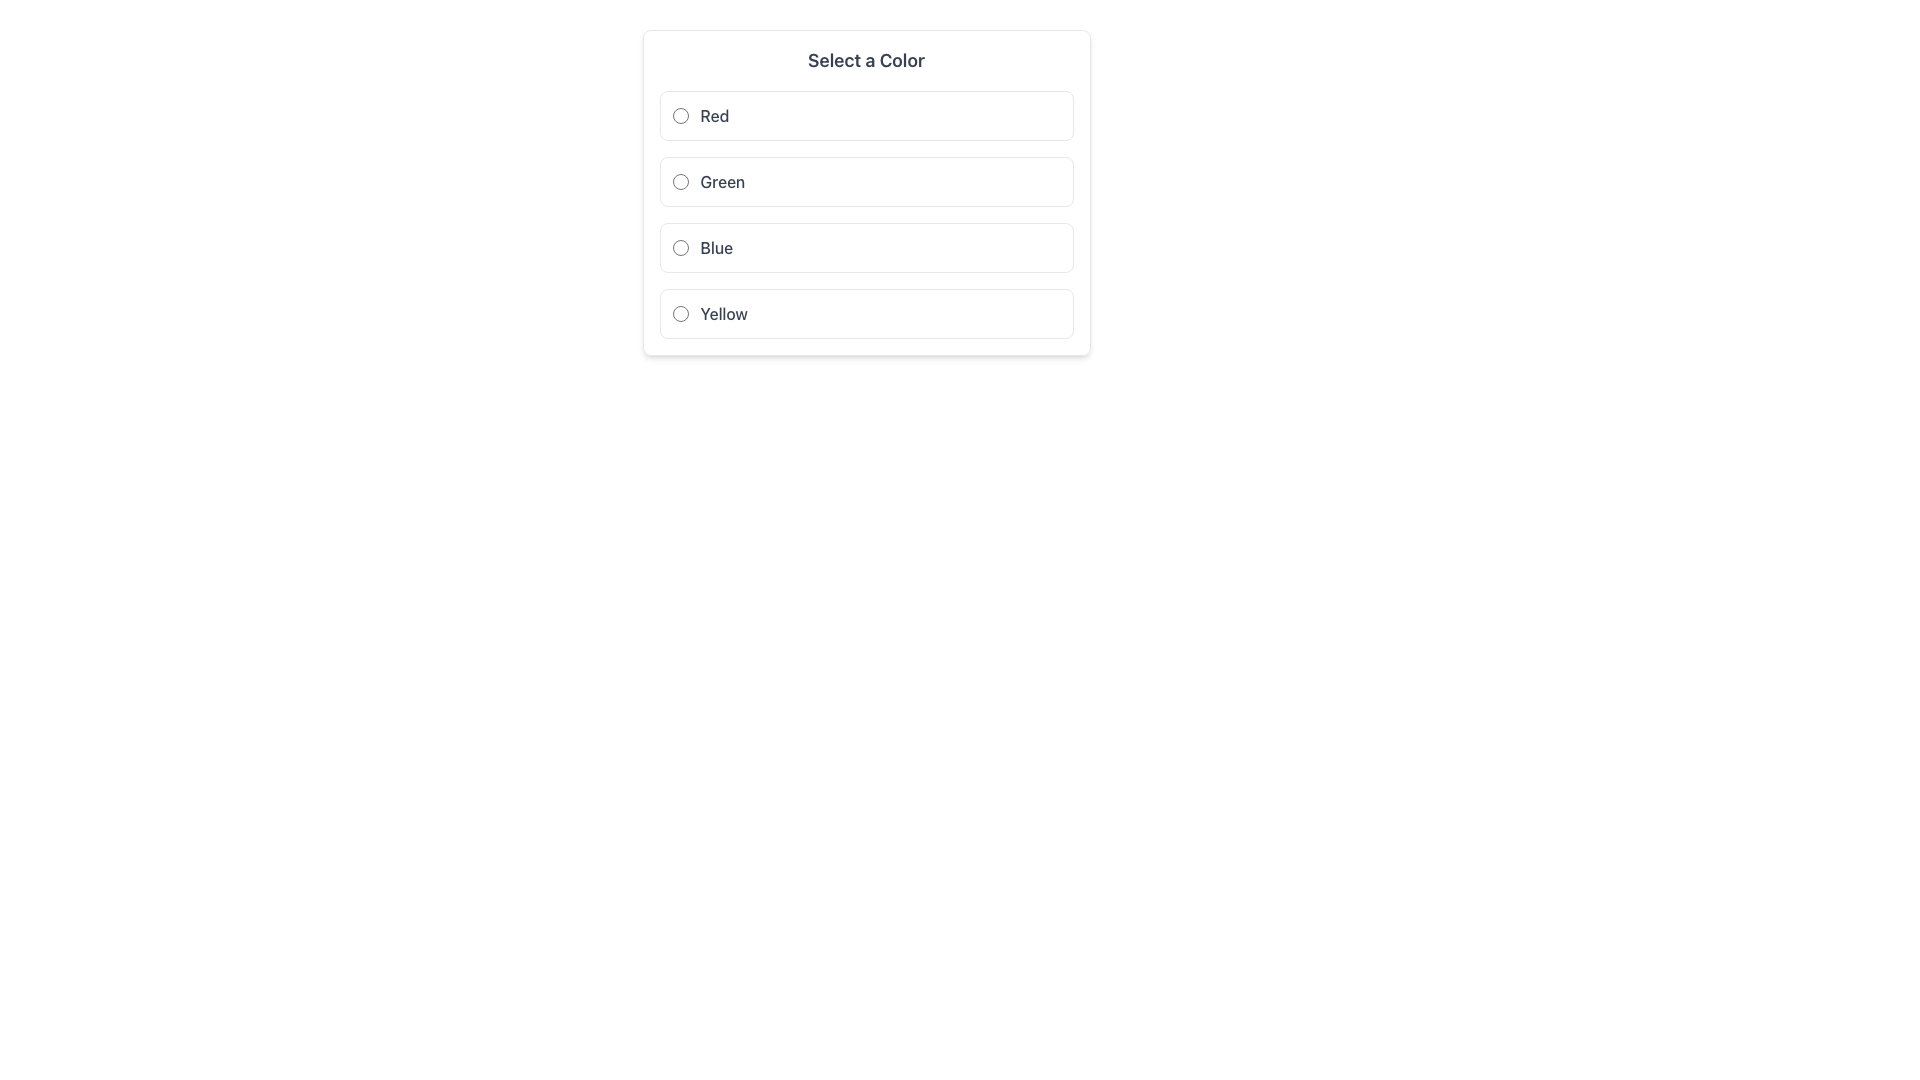 The image size is (1920, 1080). What do you see at coordinates (680, 181) in the screenshot?
I see `the radio button labeled 'Green'` at bounding box center [680, 181].